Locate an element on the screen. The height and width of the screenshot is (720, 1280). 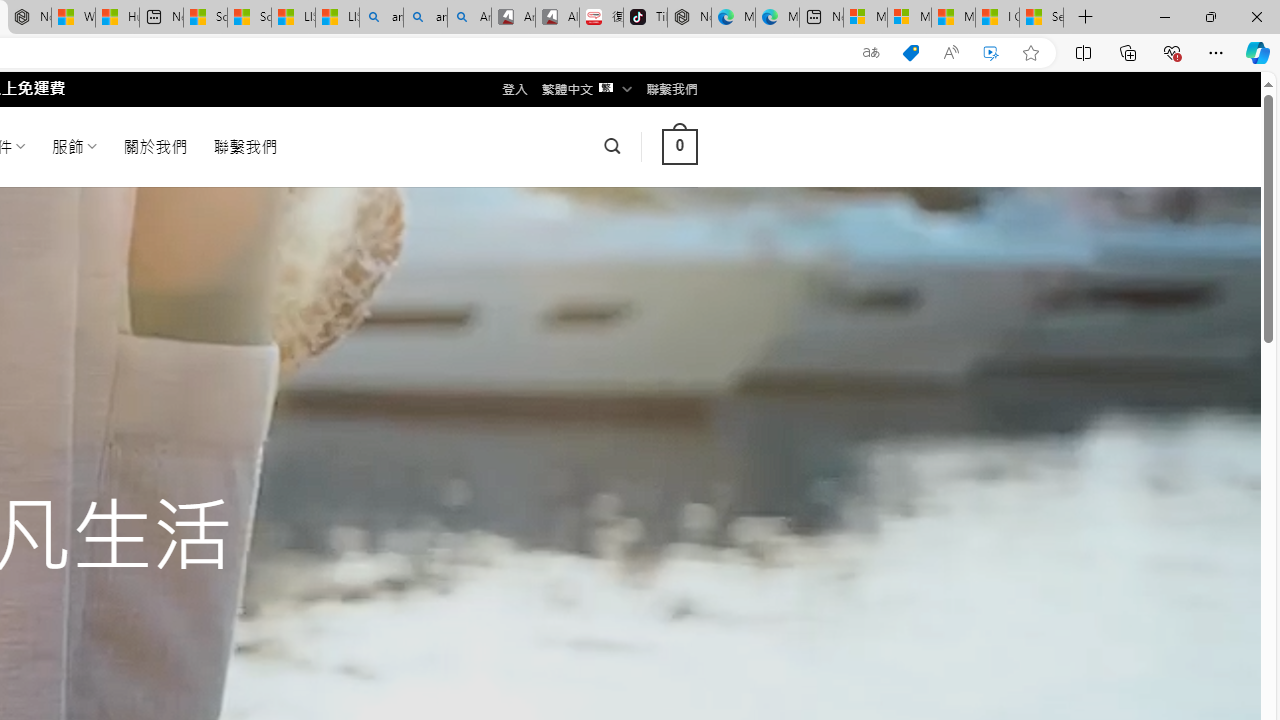
'Amazon Echo Robot - Search Images' is located at coordinates (468, 17).